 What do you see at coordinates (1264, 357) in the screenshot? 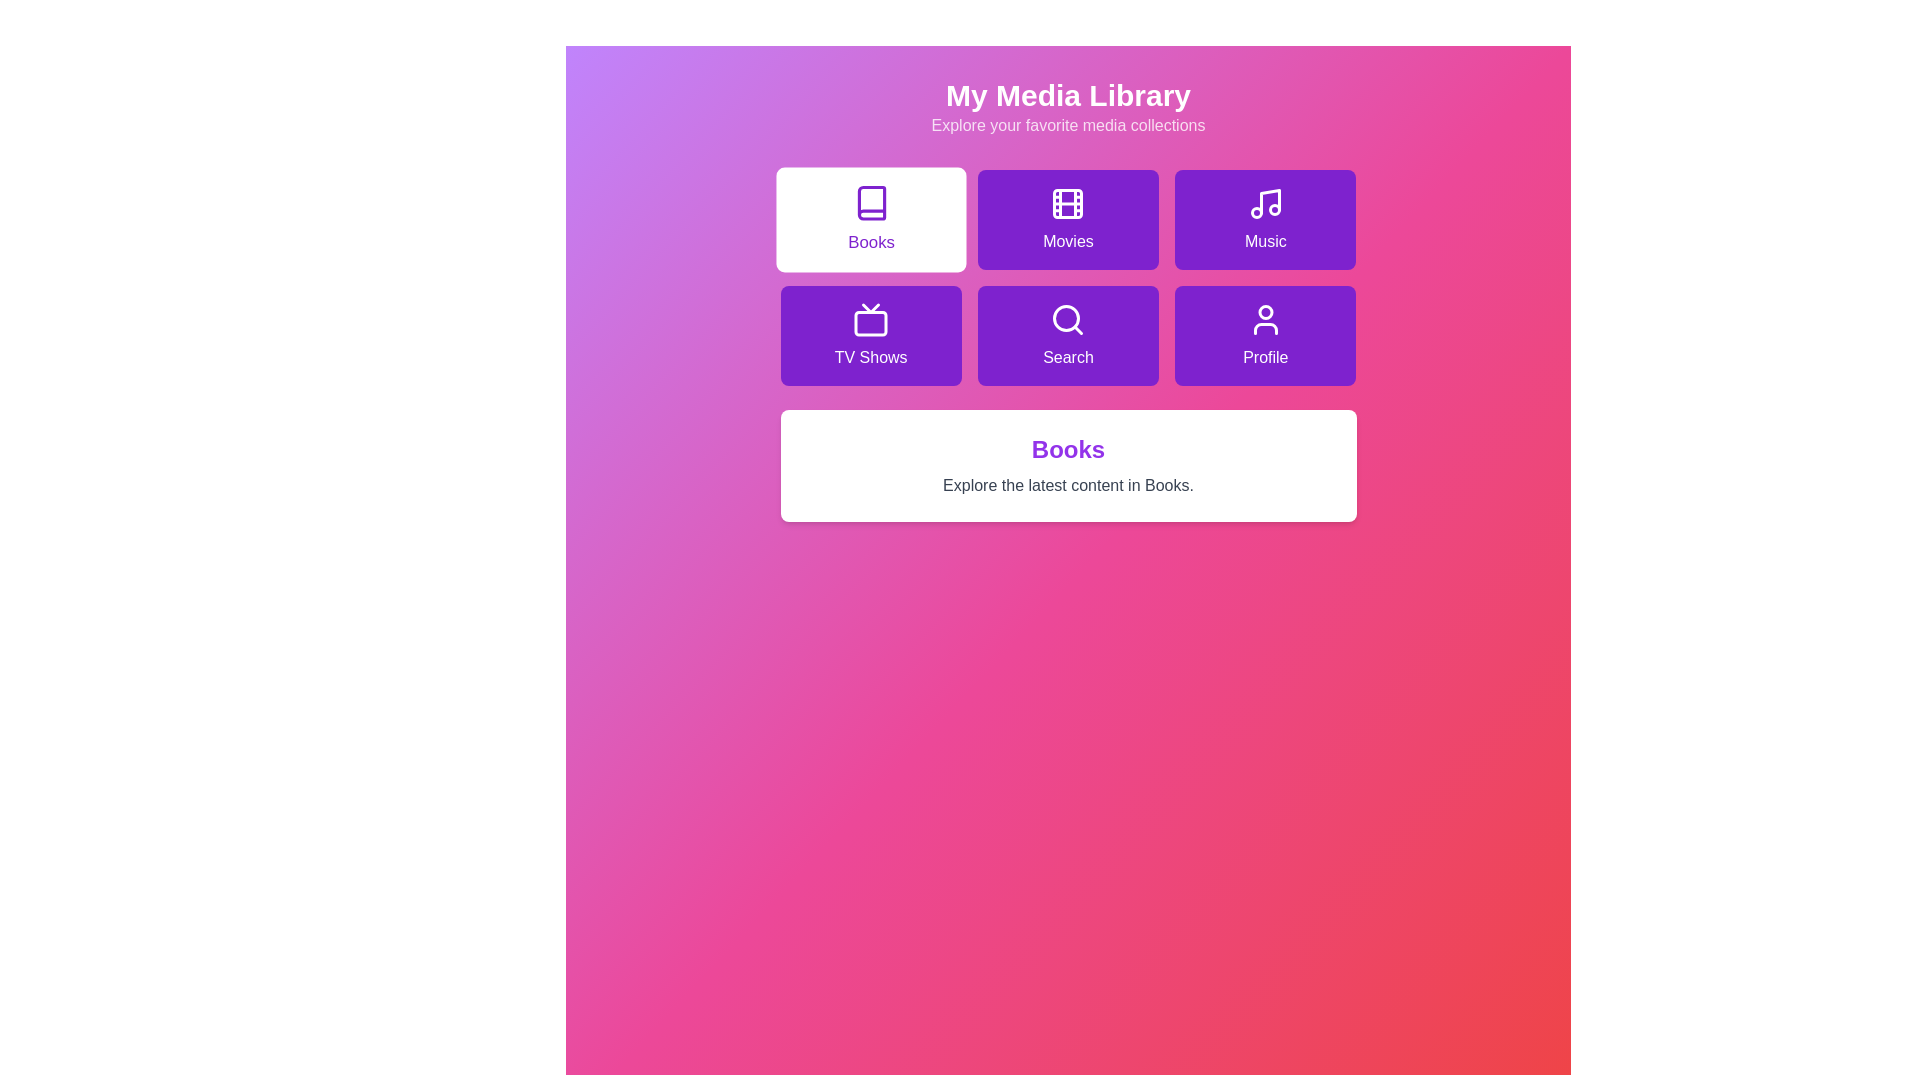
I see `text label of the 'Profile' button located in the lower-right corner of the button grid` at bounding box center [1264, 357].